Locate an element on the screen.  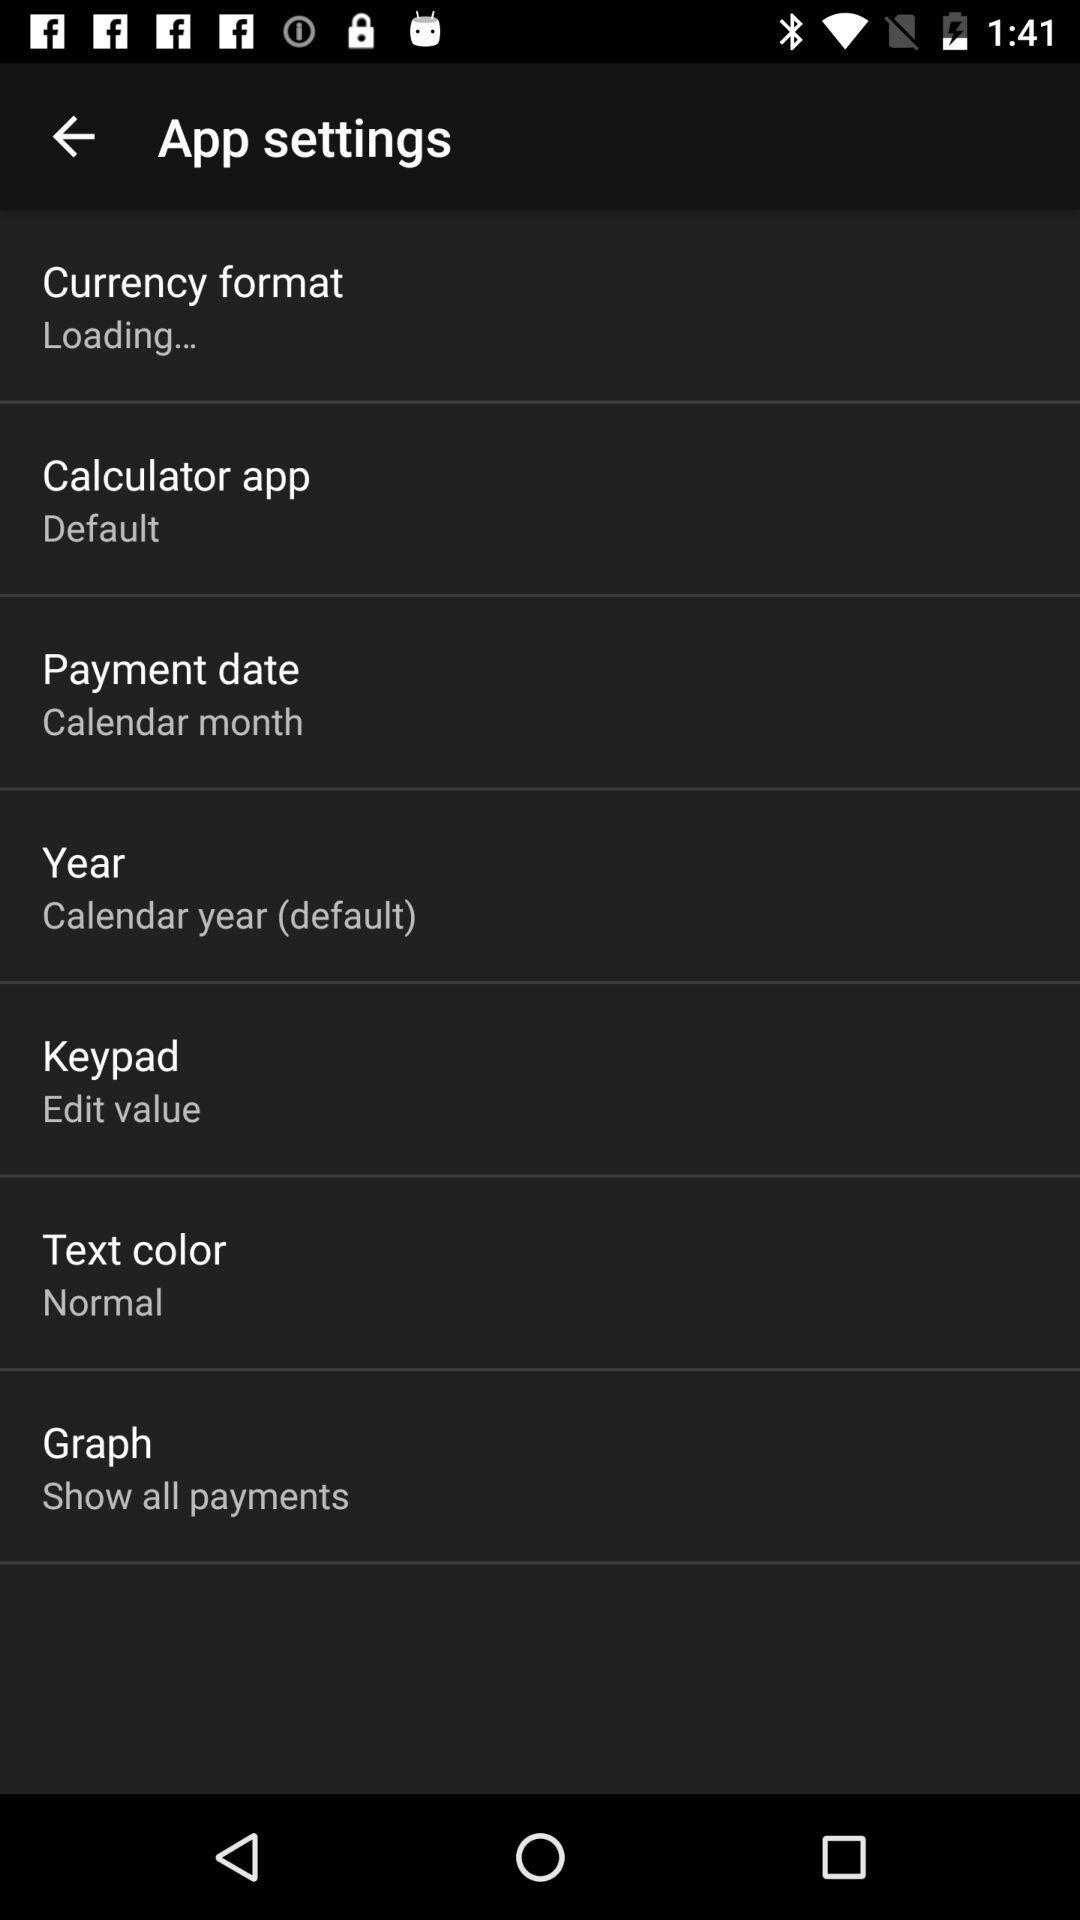
icon below graph app is located at coordinates (195, 1494).